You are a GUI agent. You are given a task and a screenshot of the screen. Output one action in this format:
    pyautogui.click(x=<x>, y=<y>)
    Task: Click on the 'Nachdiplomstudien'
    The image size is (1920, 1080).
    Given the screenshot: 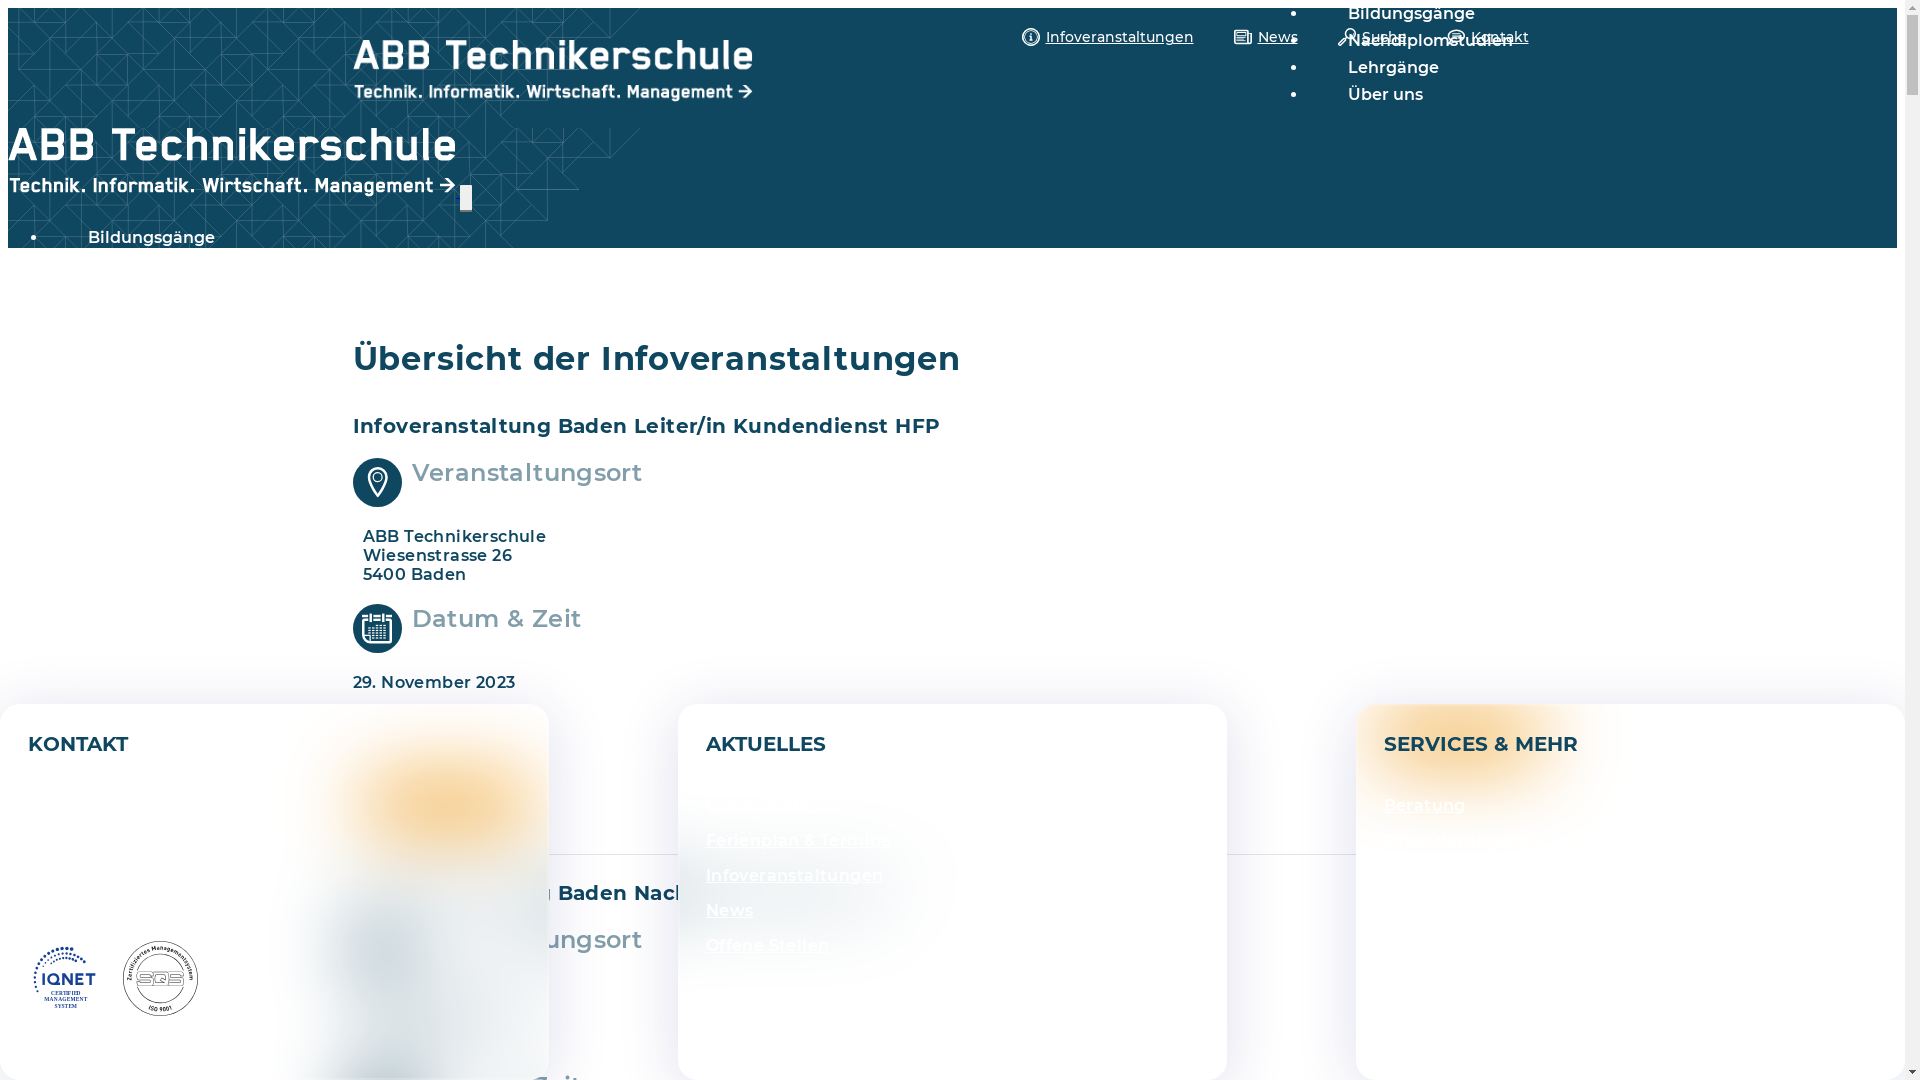 What is the action you would take?
    pyautogui.click(x=1429, y=40)
    